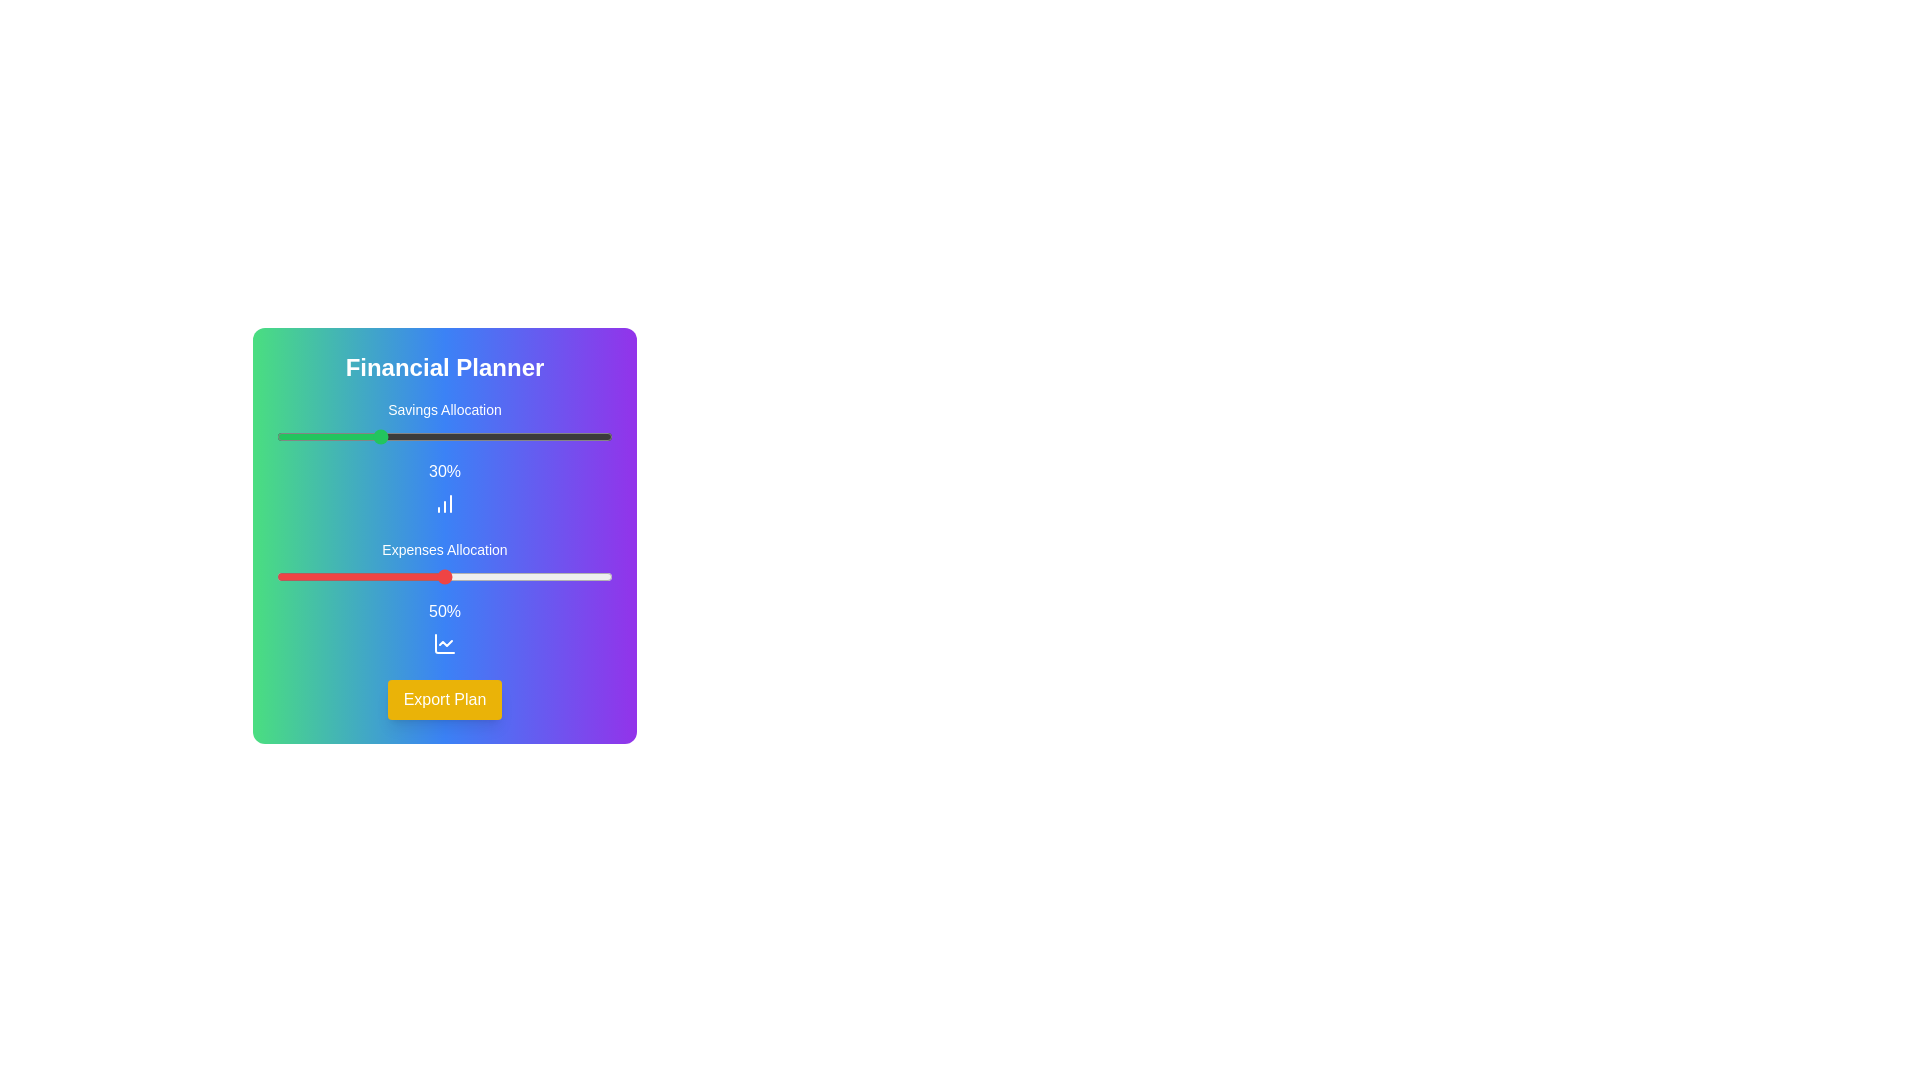 The width and height of the screenshot is (1920, 1080). Describe the element at coordinates (444, 698) in the screenshot. I see `the rectangular 'Export Plan' button with a yellow background and white text located at the bottom of the 'Financial Planner' section to activate the hover state` at that location.